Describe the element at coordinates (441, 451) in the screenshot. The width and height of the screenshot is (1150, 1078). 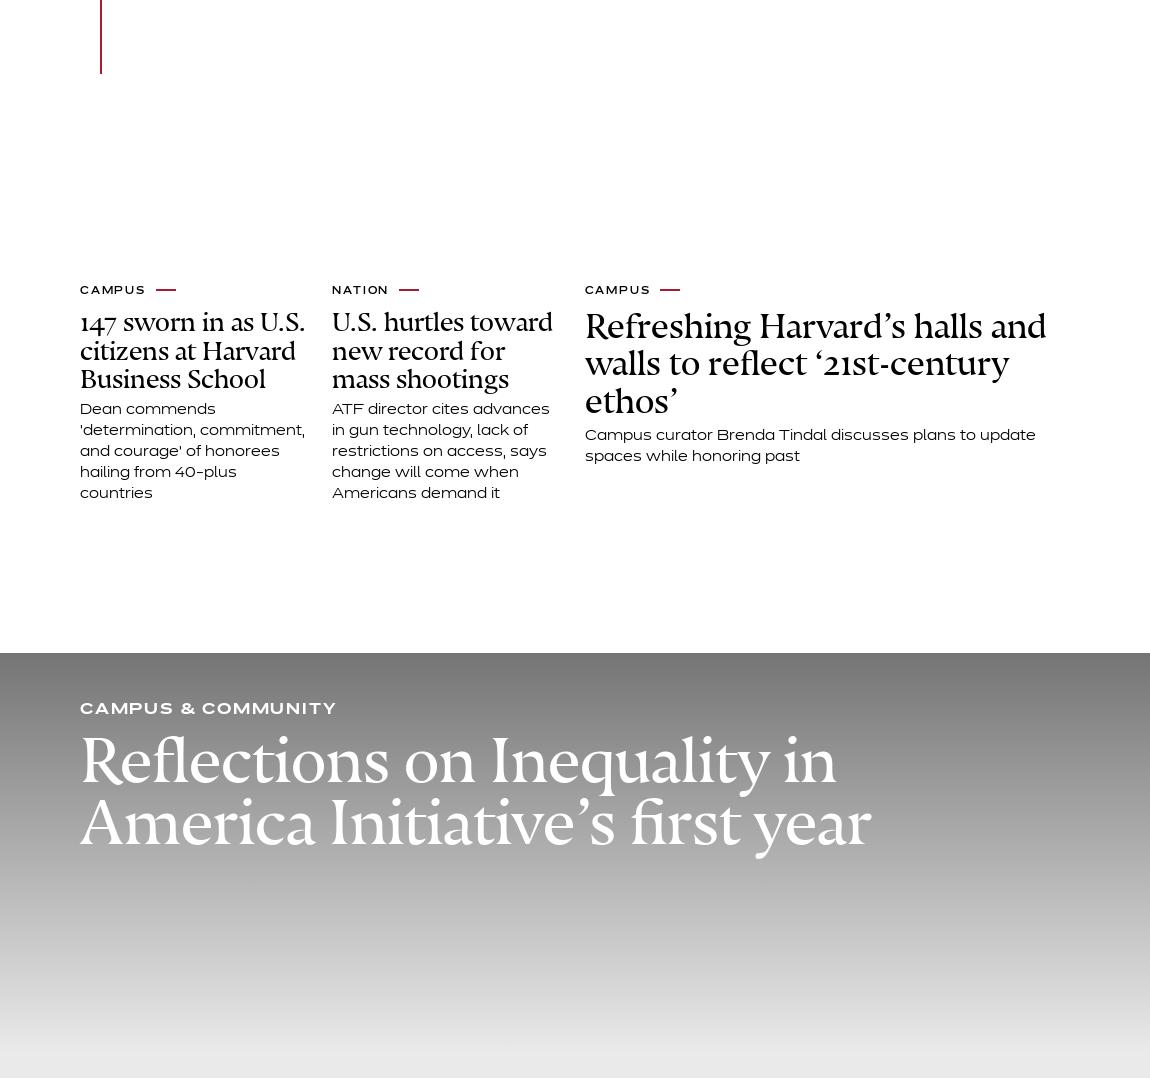
I see `'ATF director cites advances in gun technology, lack of restrictions on access, says change will come when Americans demand it'` at that location.